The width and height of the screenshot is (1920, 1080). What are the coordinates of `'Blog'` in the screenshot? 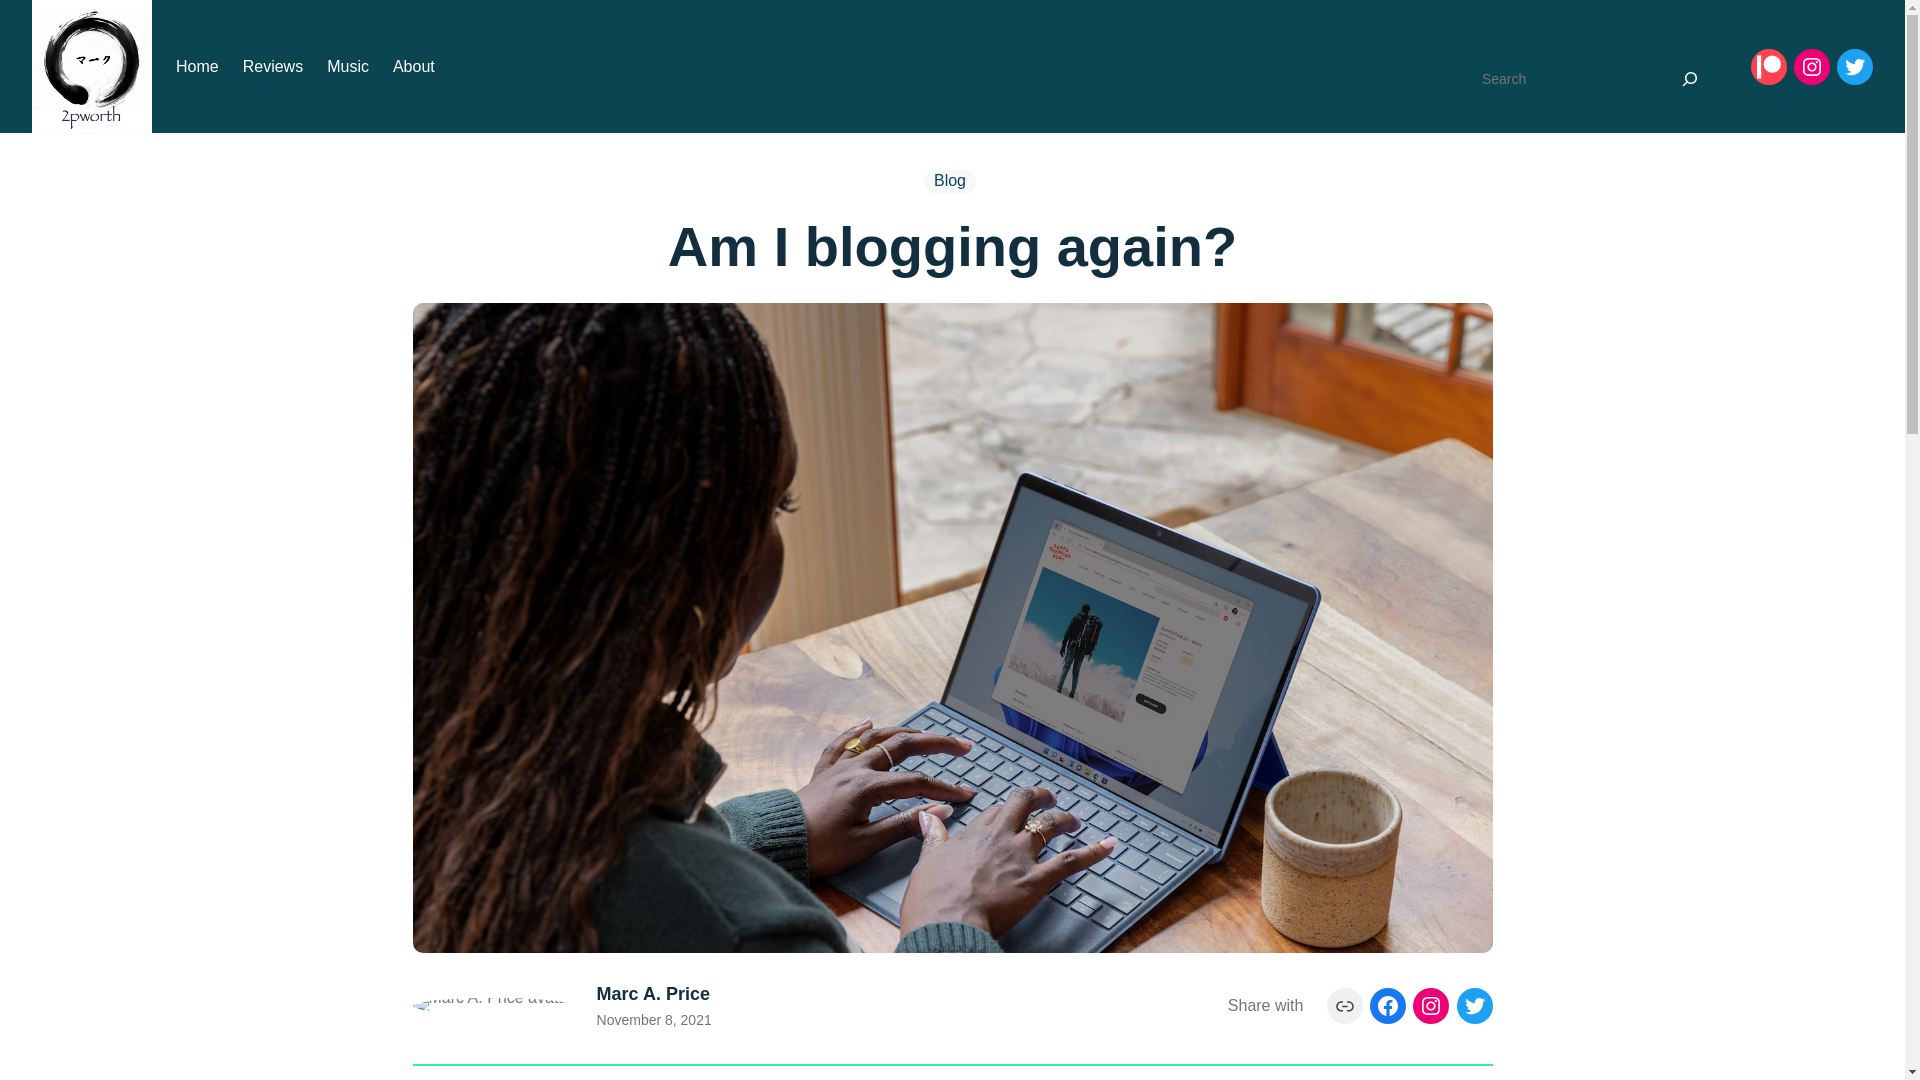 It's located at (949, 181).